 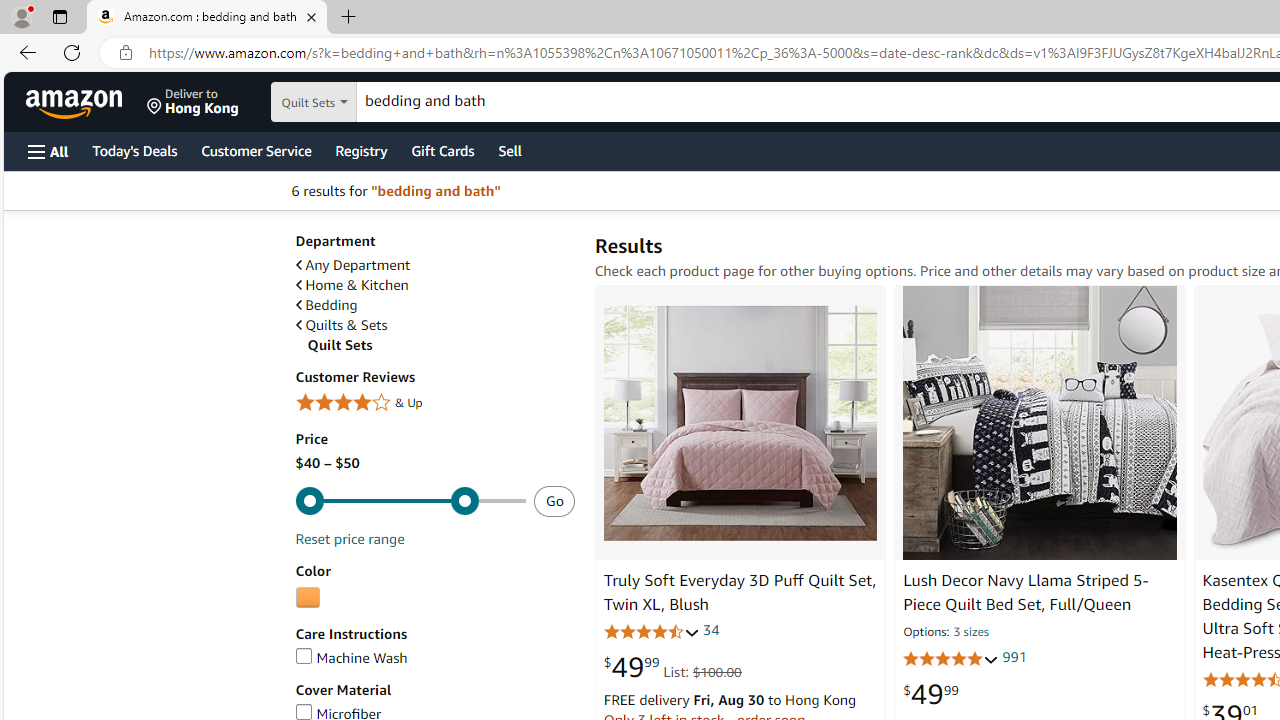 I want to click on 'Today', so click(x=133, y=149).